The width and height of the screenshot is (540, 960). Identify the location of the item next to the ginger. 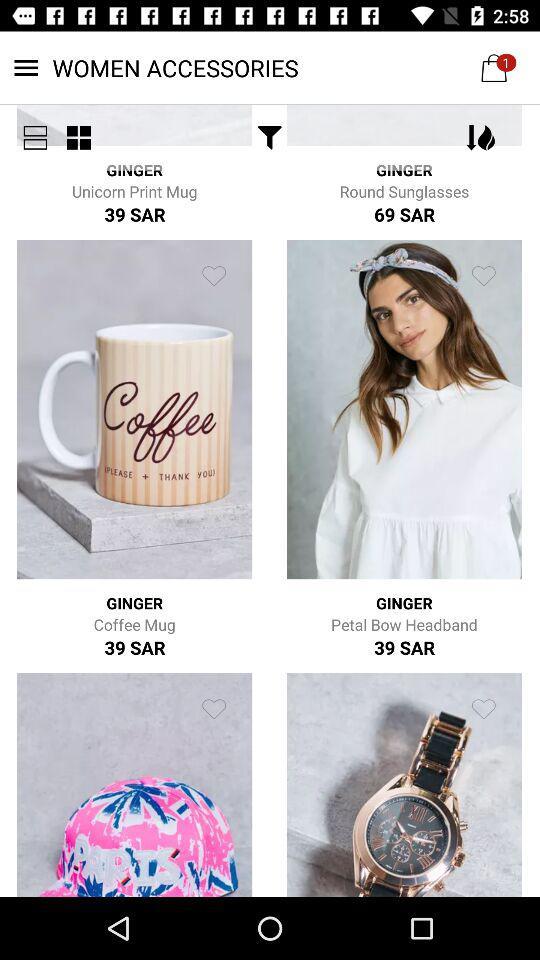
(77, 136).